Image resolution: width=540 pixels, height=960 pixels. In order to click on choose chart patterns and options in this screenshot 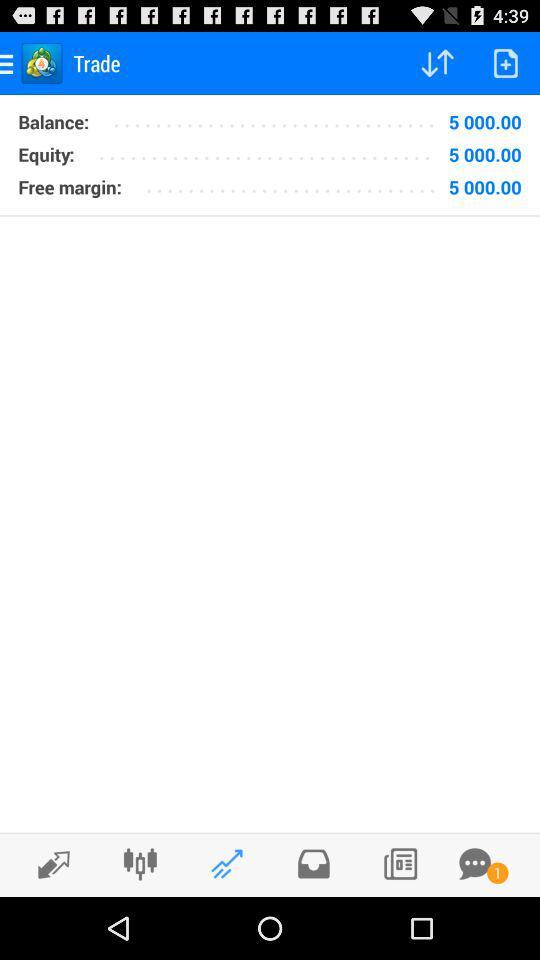, I will do `click(139, 863)`.